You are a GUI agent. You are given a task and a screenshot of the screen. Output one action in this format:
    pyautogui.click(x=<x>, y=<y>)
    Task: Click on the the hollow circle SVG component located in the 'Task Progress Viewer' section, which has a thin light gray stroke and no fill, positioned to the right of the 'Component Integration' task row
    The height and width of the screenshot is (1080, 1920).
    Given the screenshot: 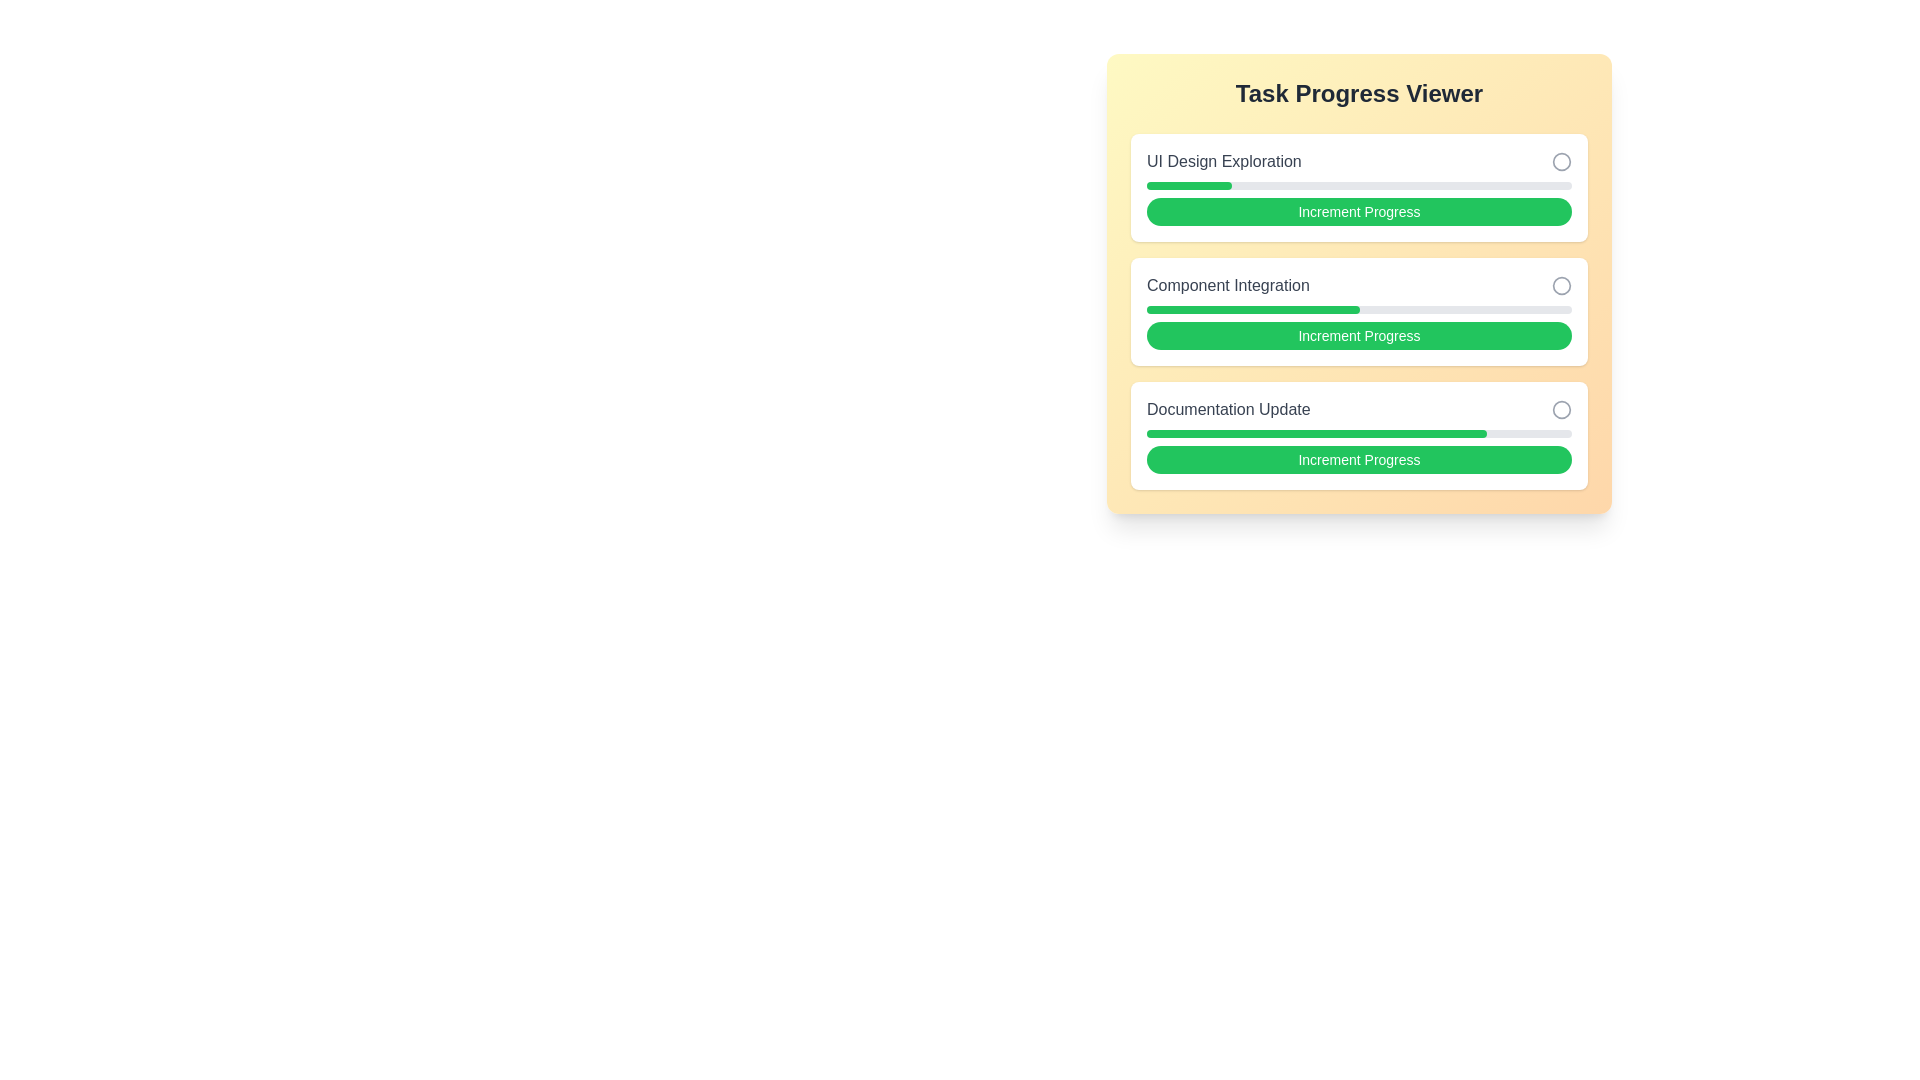 What is the action you would take?
    pyautogui.click(x=1560, y=285)
    